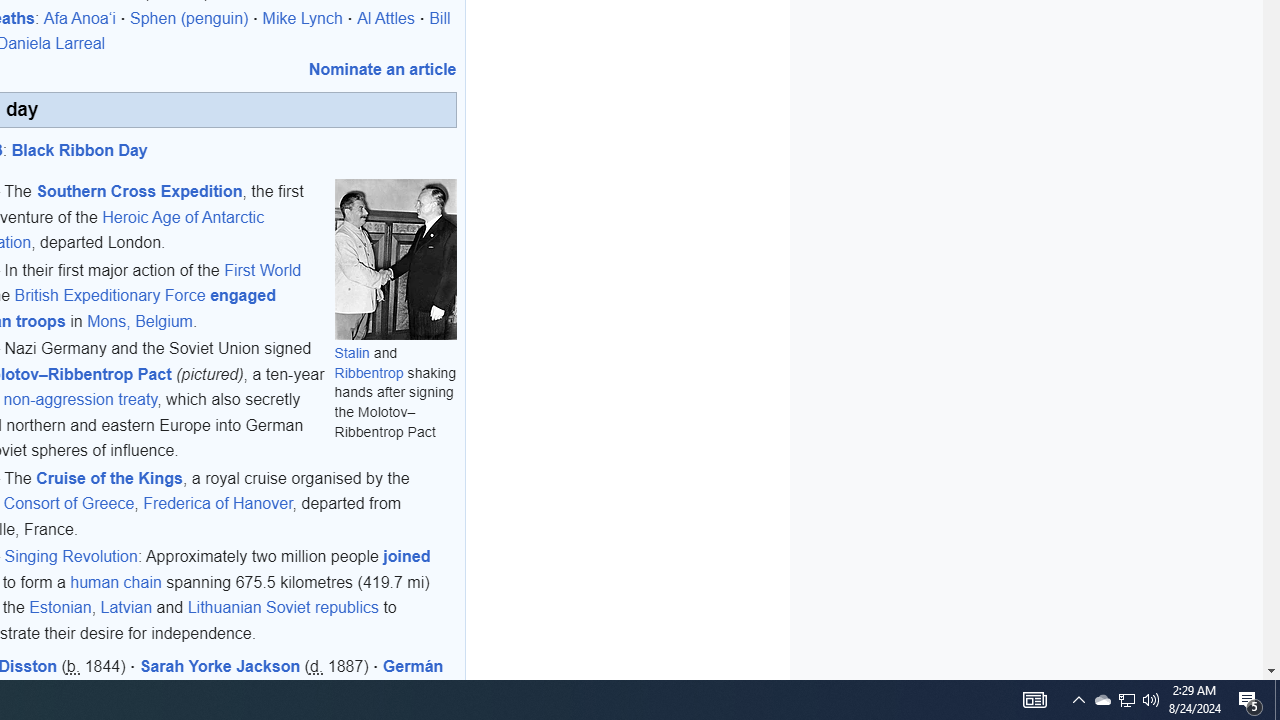 The width and height of the screenshot is (1280, 720). What do you see at coordinates (190, 18) in the screenshot?
I see `'Sphen (penguin)'` at bounding box center [190, 18].